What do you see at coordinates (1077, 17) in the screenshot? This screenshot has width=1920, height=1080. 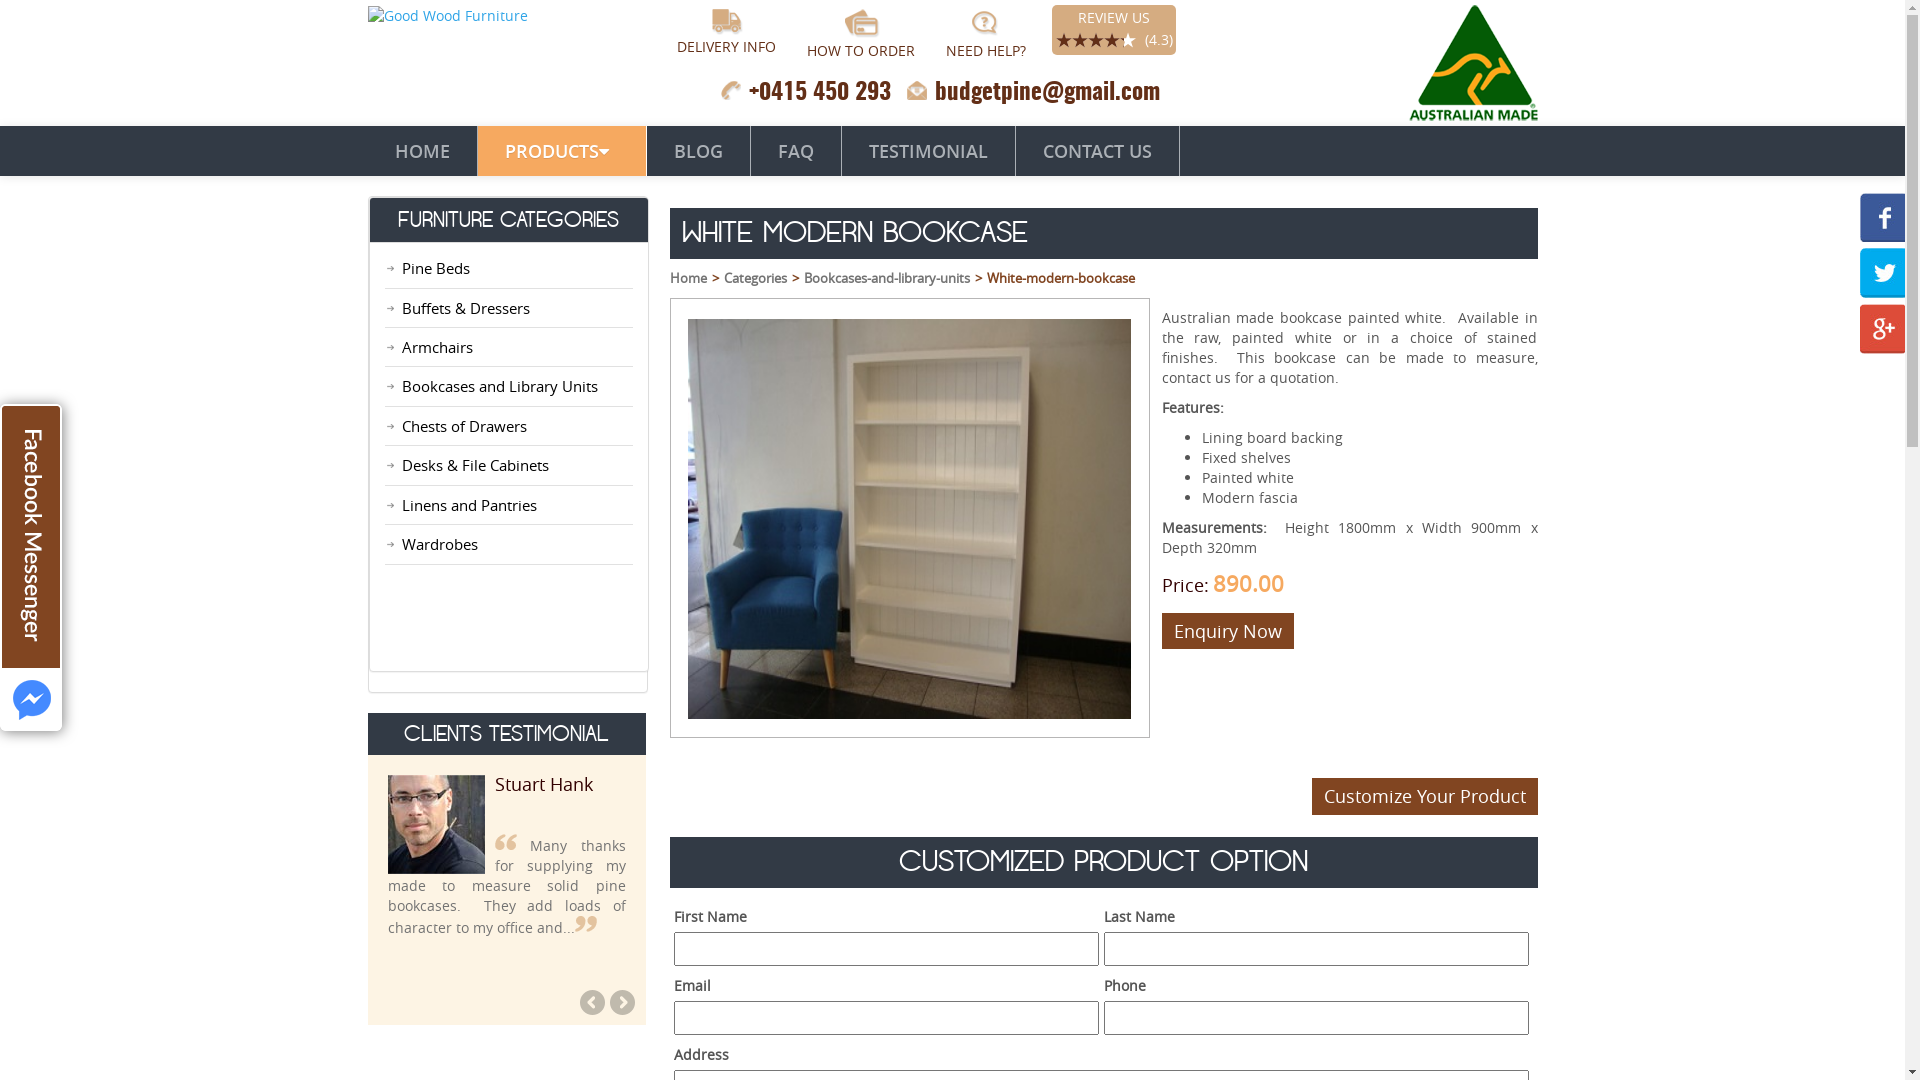 I see `'REVIEW US'` at bounding box center [1077, 17].